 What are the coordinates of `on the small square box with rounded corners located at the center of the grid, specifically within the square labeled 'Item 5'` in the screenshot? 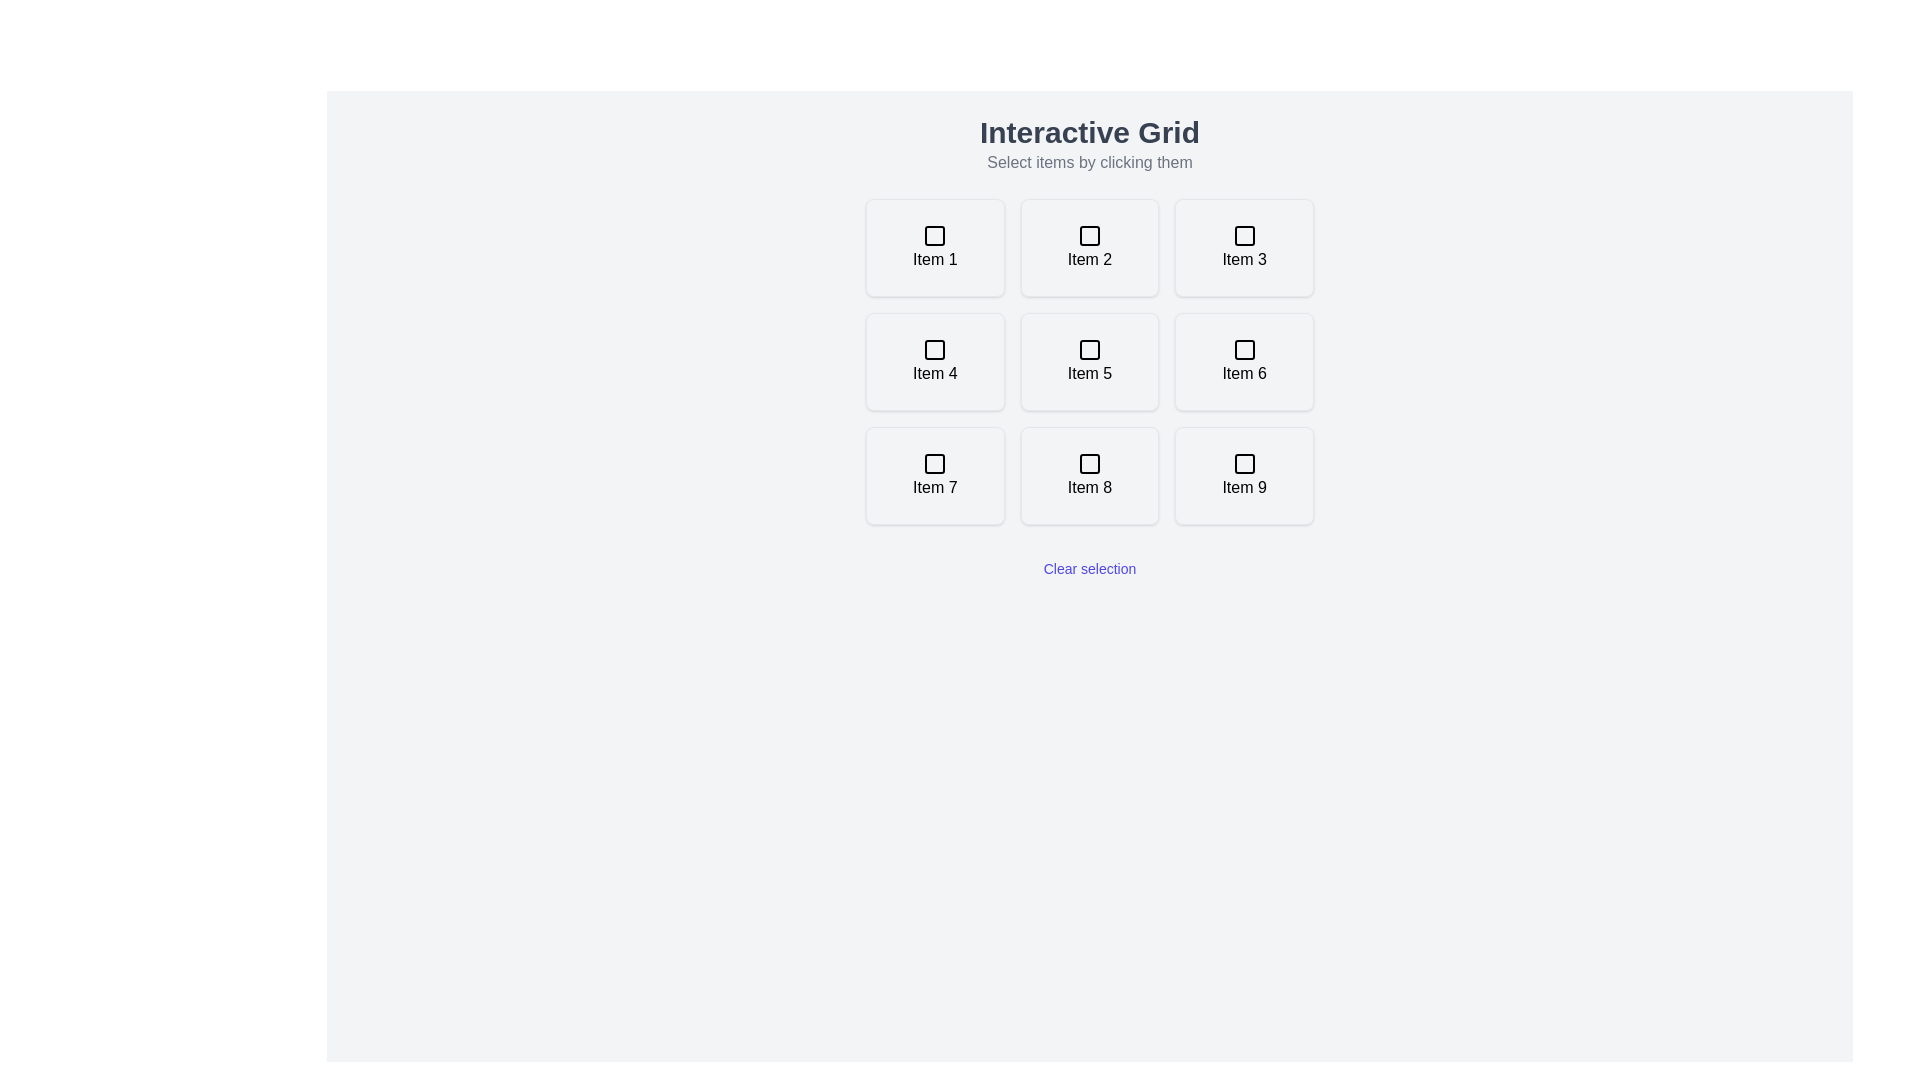 It's located at (1088, 349).